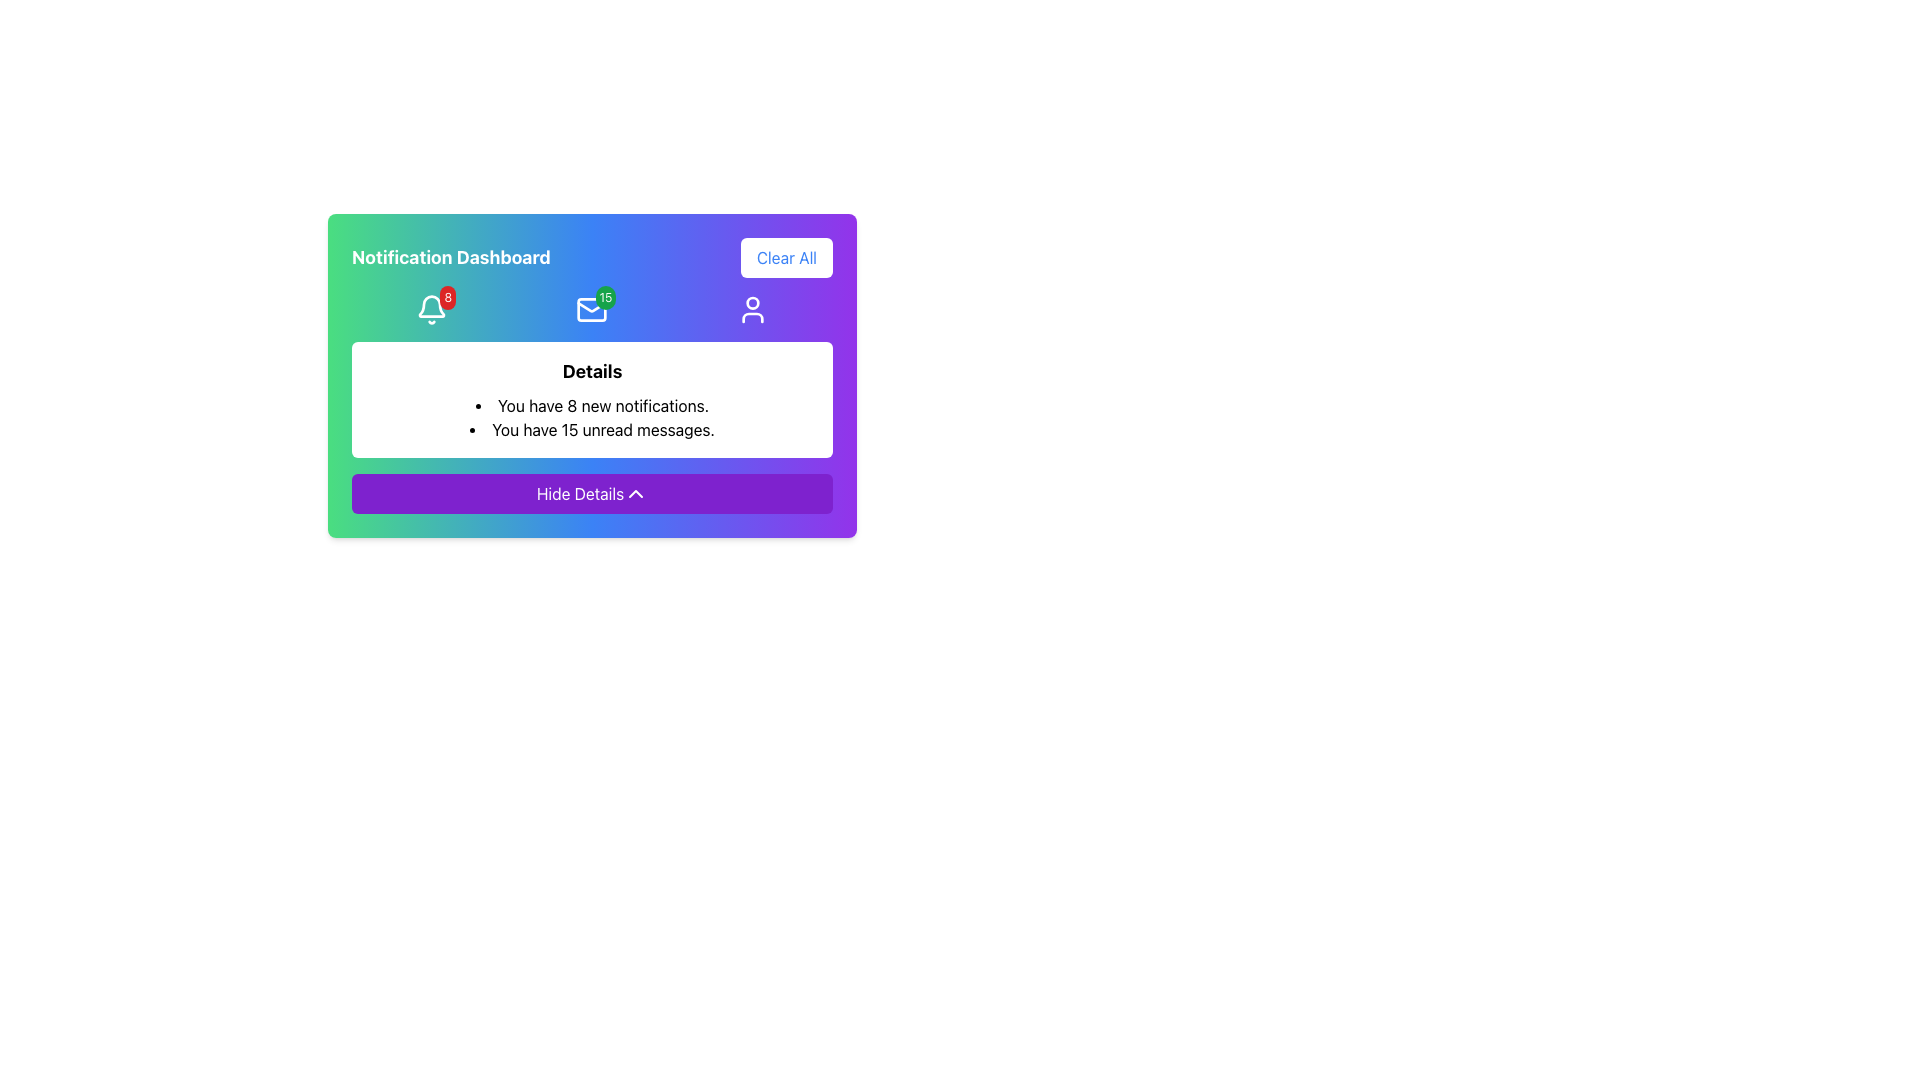  I want to click on the rectangular SVG shape with curved corners located inside the envelope icon in the upper section of the main notification dashboard, so click(591, 309).